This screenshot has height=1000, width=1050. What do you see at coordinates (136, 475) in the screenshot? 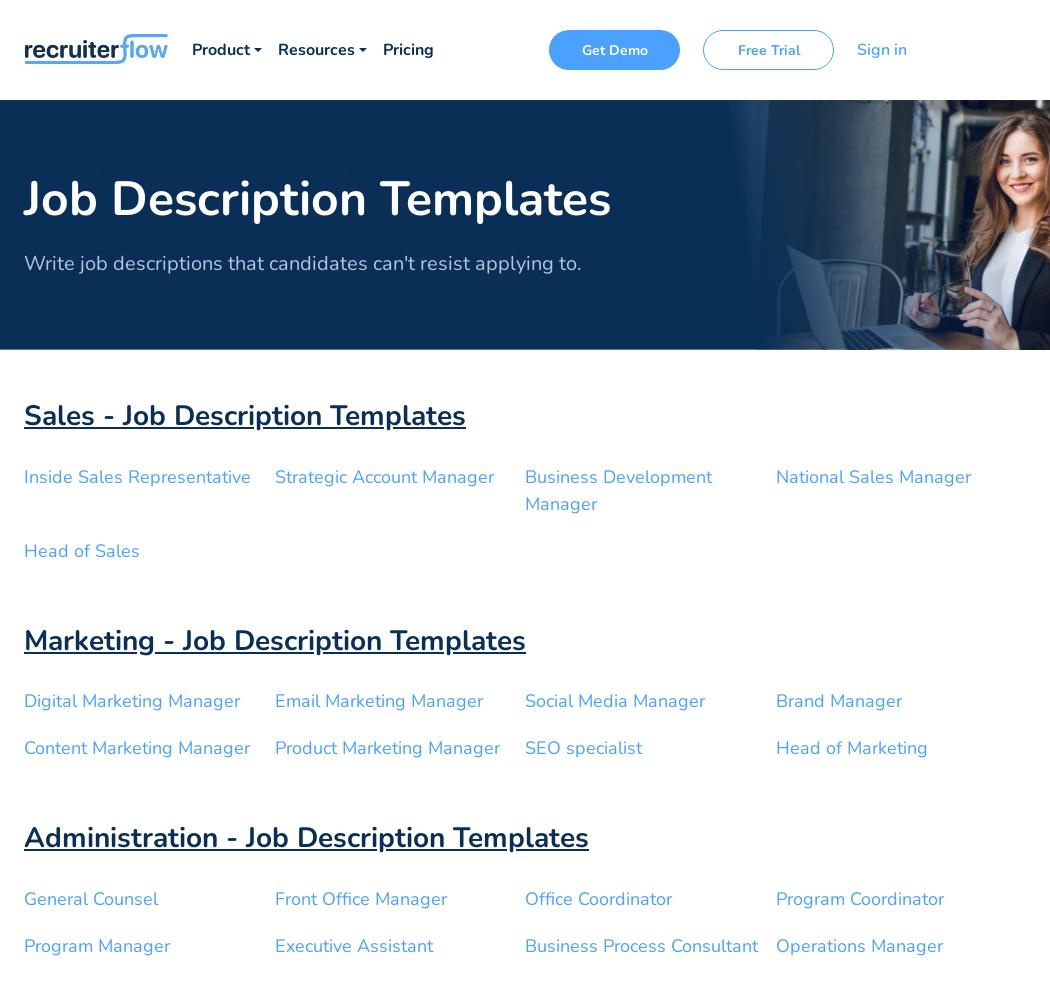
I see `'Inside Sales Representative'` at bounding box center [136, 475].